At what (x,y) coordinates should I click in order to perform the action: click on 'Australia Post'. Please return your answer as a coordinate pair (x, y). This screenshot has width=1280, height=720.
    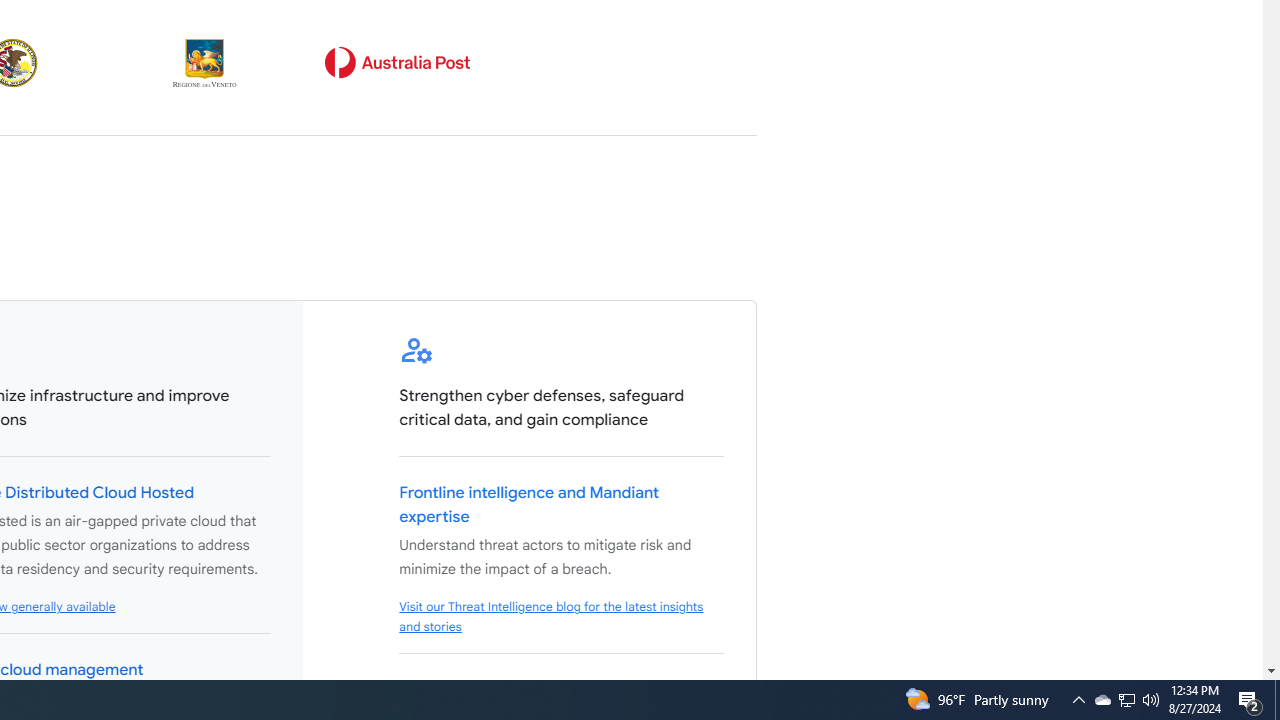
    Looking at the image, I should click on (397, 62).